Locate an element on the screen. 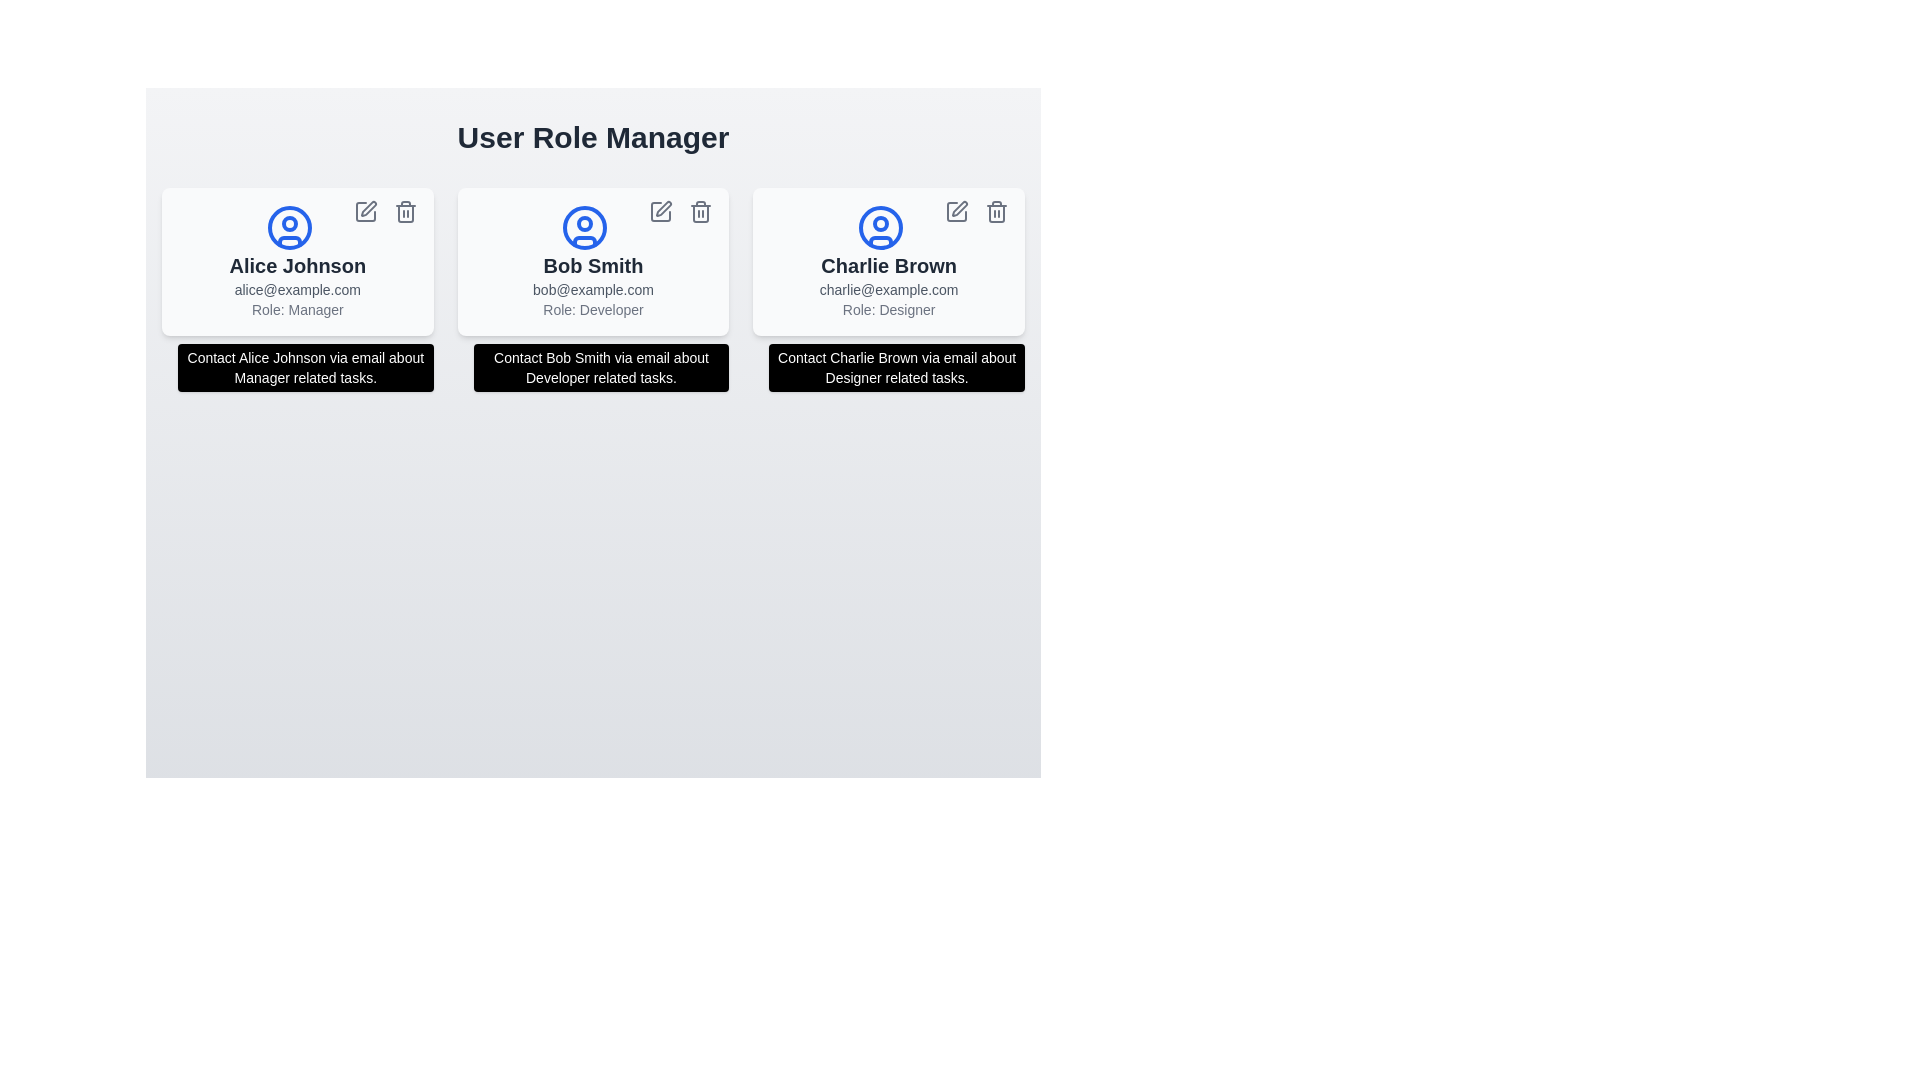  the 'Developer' text label indicating the role of the associated user 'Bob Smith', which is located centrally within the user information card is located at coordinates (592, 309).